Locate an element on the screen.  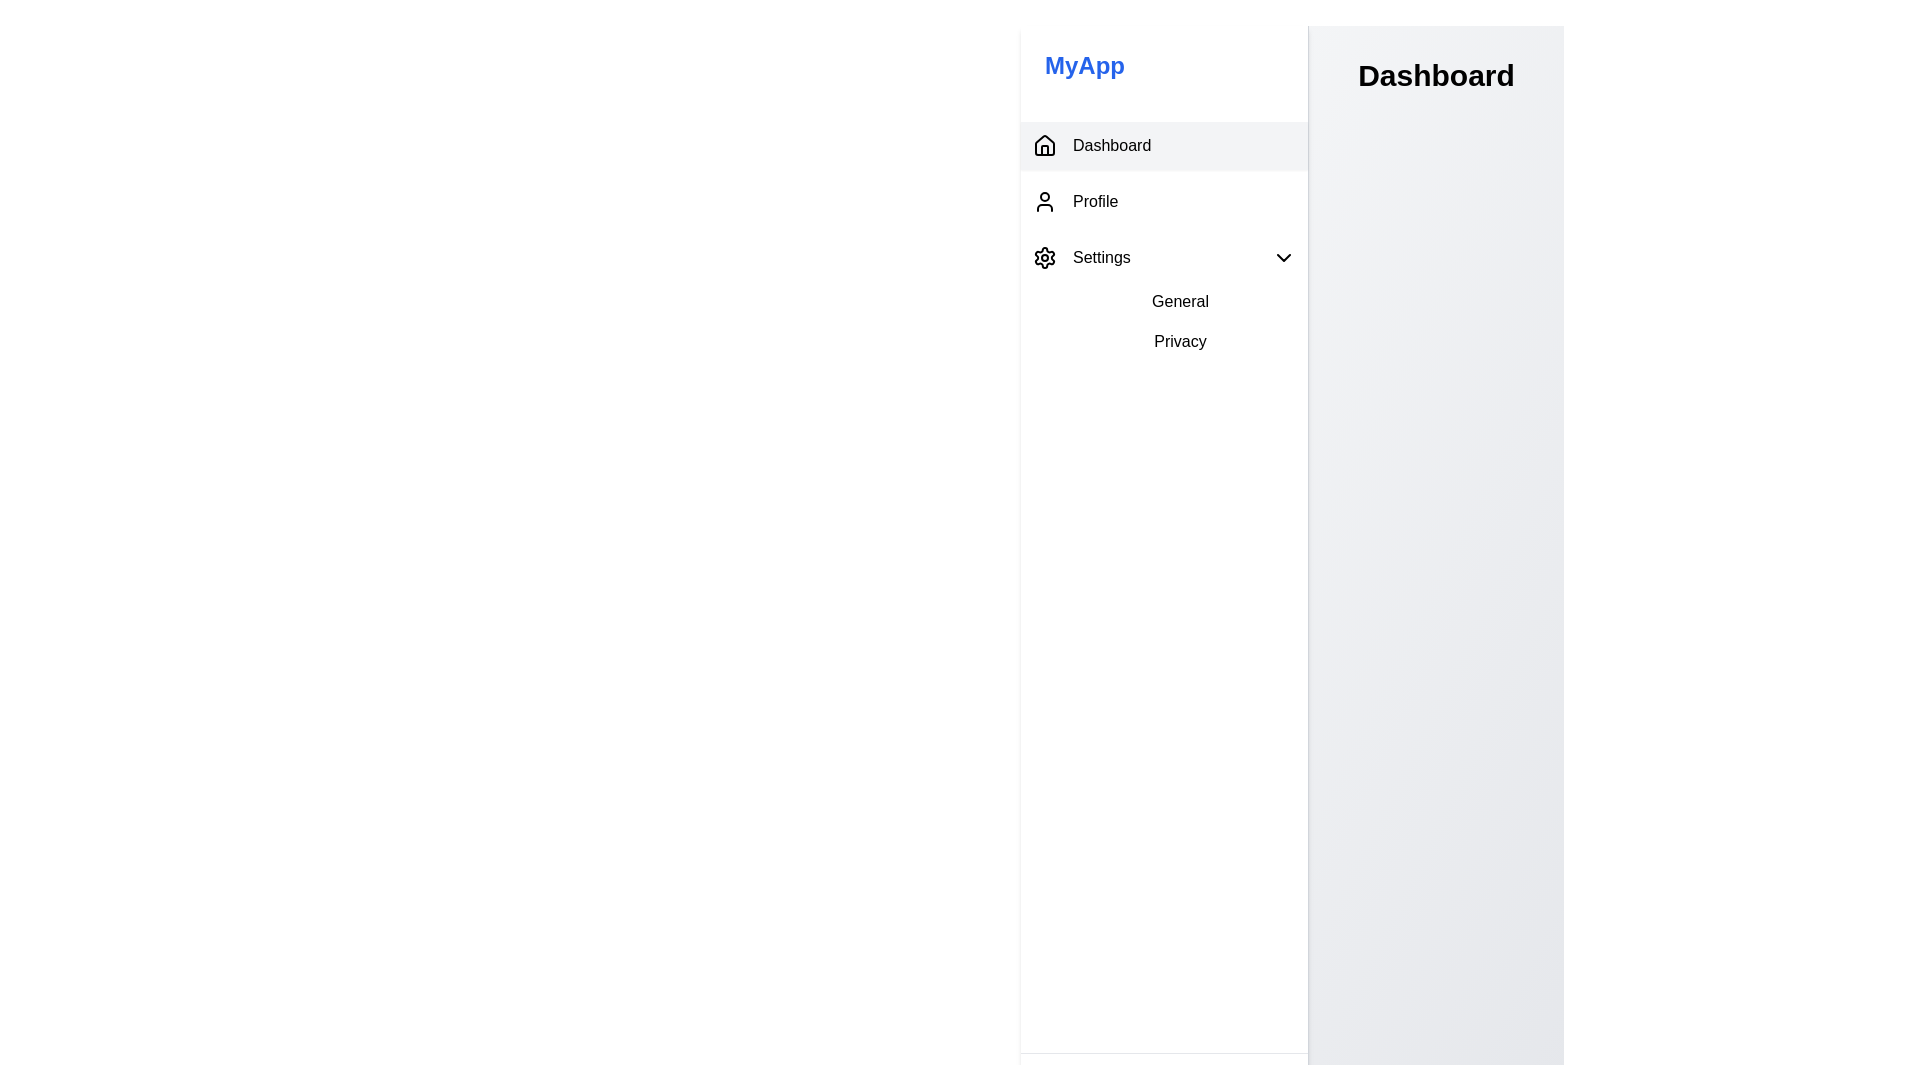
the Text label located at the top of the sidebar, serving as the branding identifier for the application is located at coordinates (1164, 64).